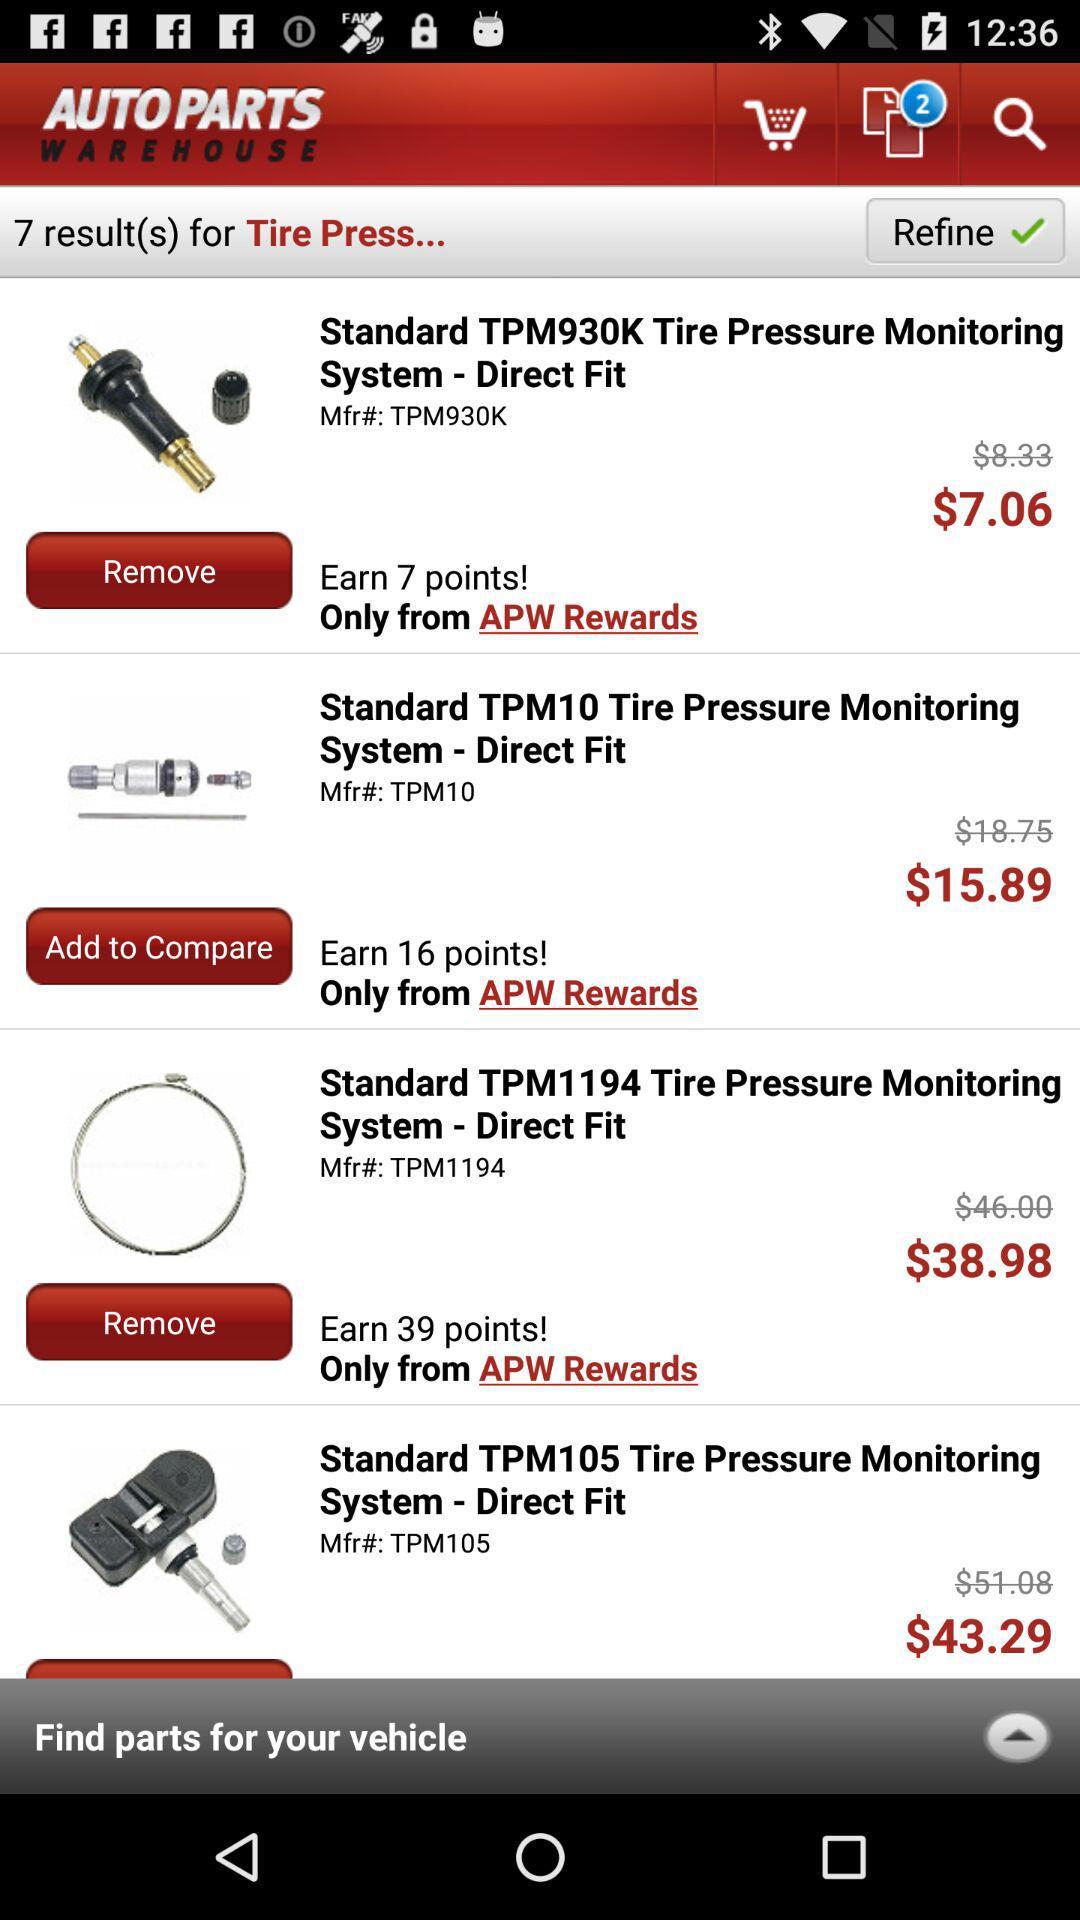 Image resolution: width=1080 pixels, height=1920 pixels. Describe the element at coordinates (773, 131) in the screenshot. I see `the cart icon` at that location.